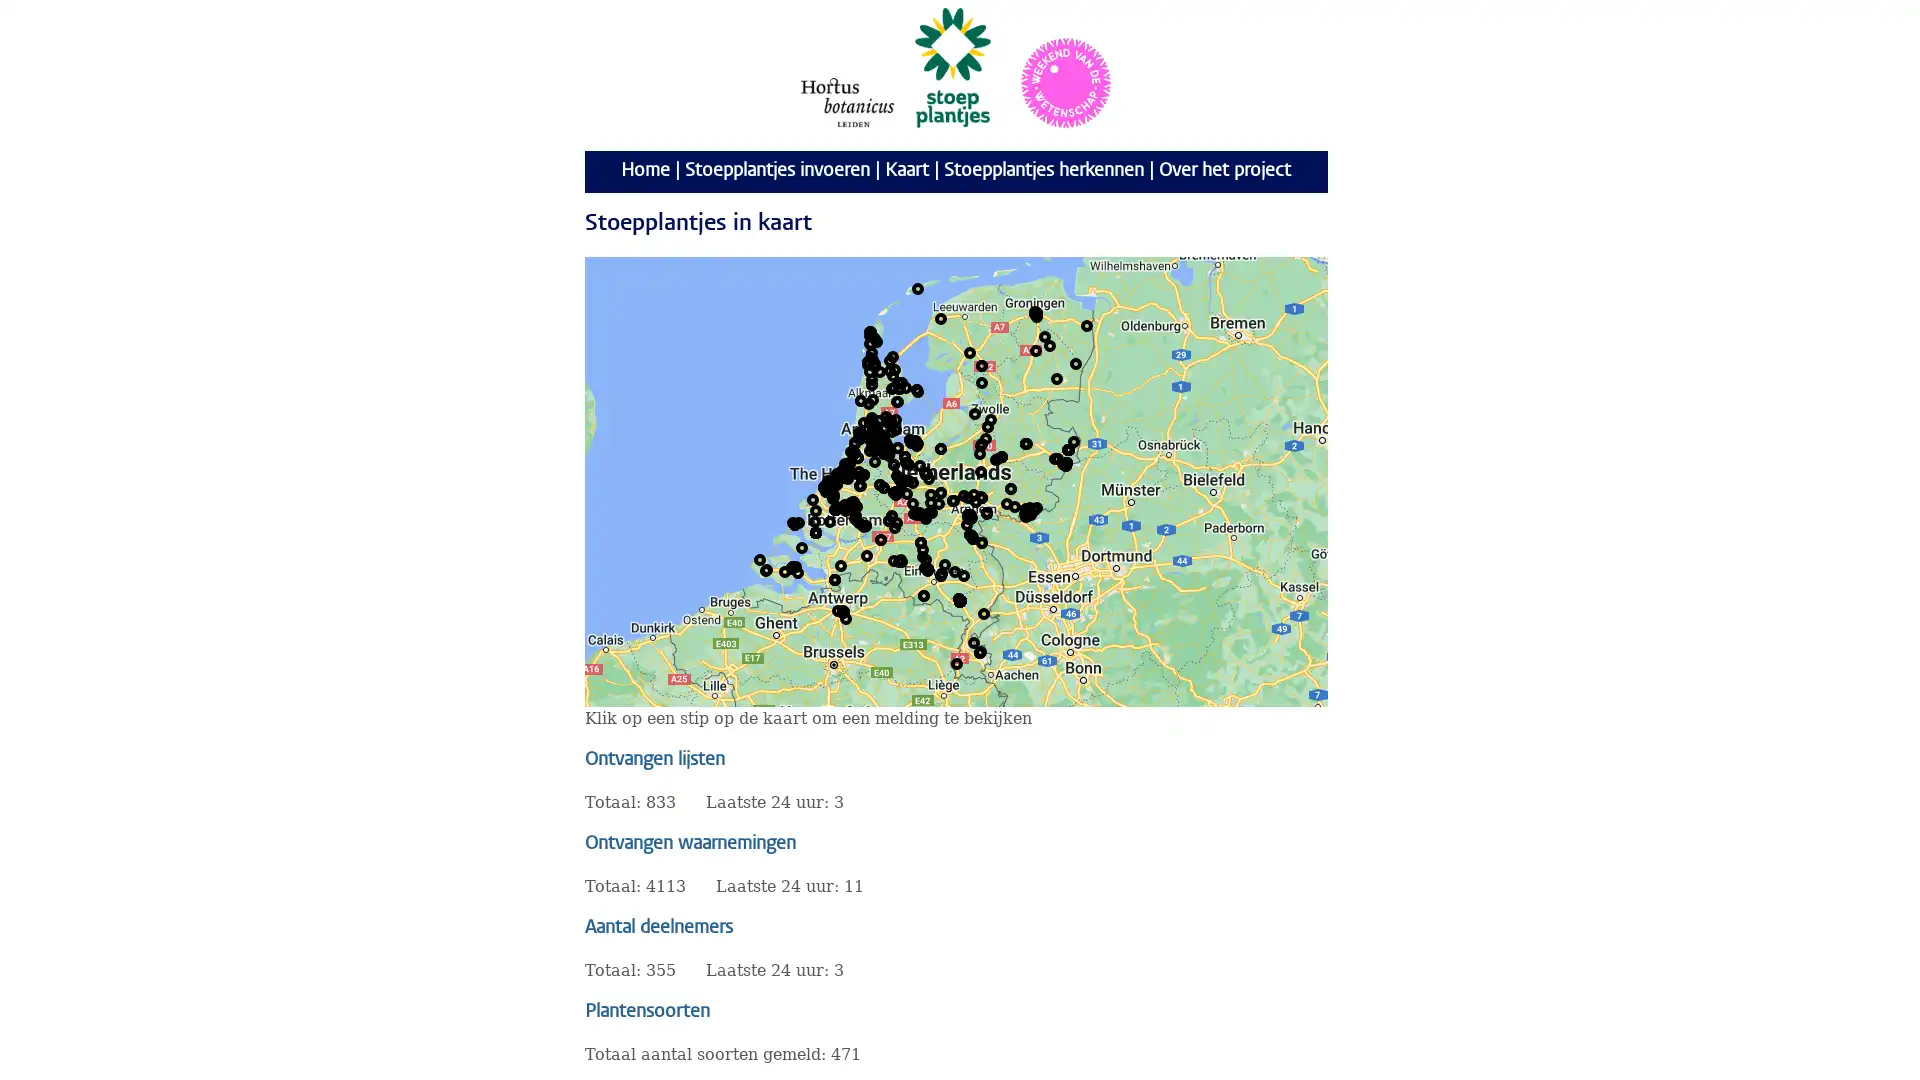 This screenshot has height=1080, width=1920. What do you see at coordinates (882, 439) in the screenshot?
I see `Telling van Hannah op 14 april 2022` at bounding box center [882, 439].